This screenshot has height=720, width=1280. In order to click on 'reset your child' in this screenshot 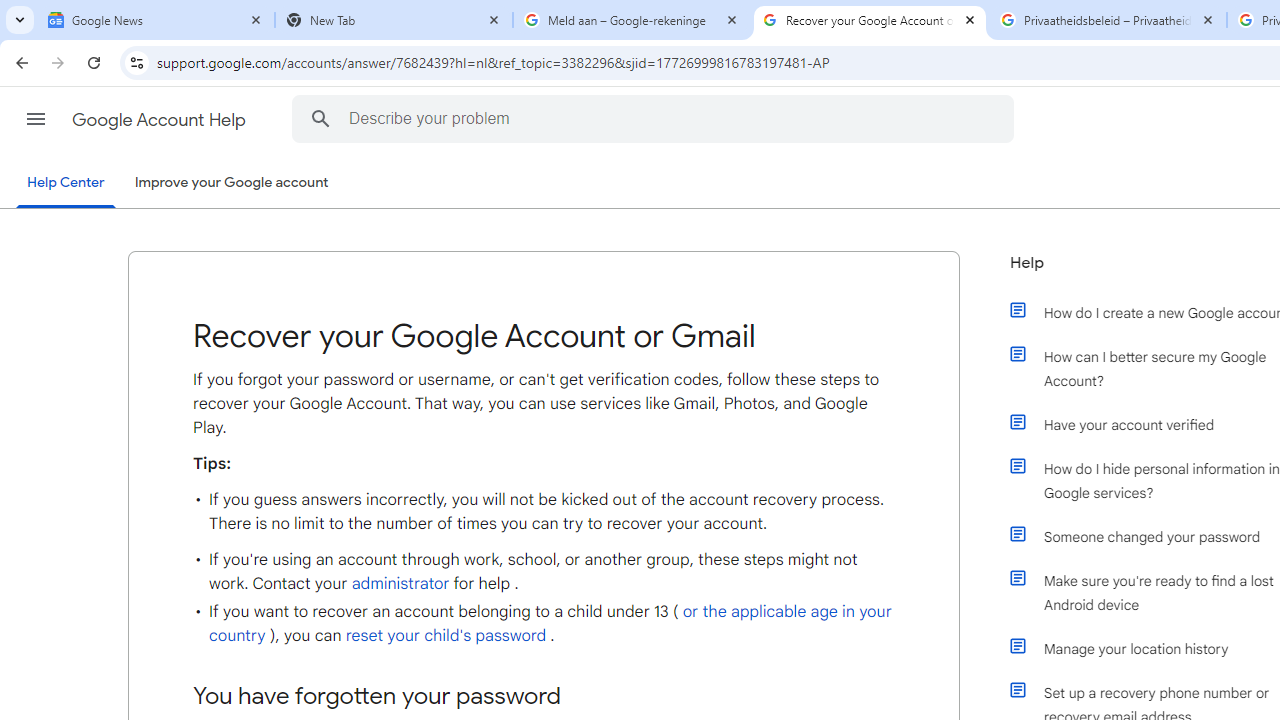, I will do `click(445, 635)`.